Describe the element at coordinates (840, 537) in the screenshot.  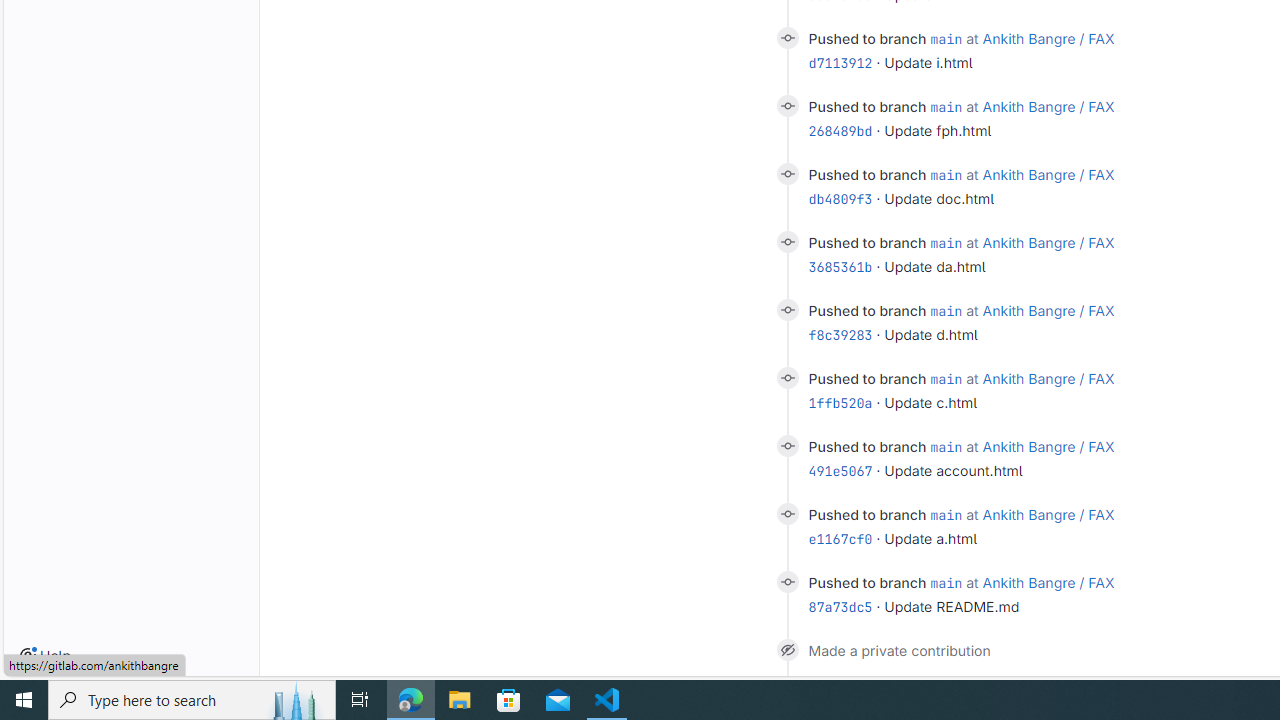
I see `'e1167cf0'` at that location.